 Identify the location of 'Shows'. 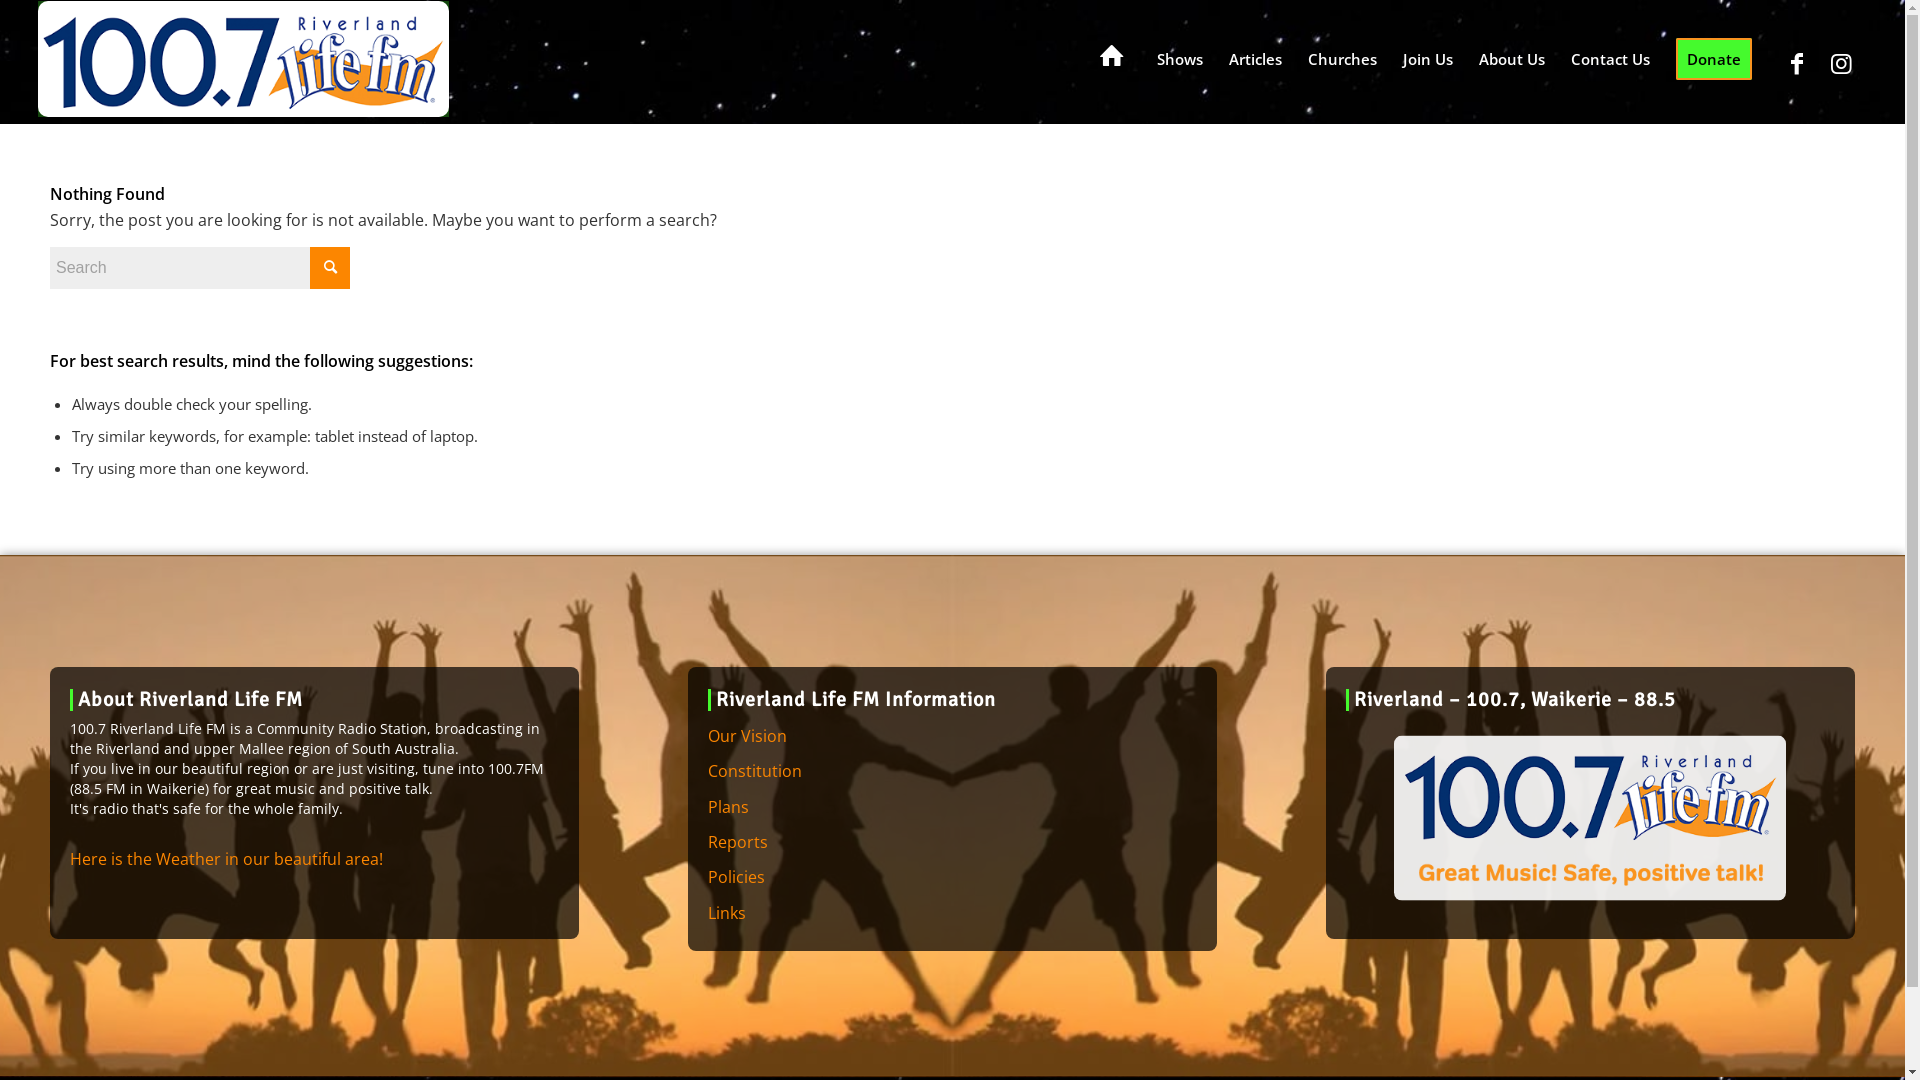
(1180, 57).